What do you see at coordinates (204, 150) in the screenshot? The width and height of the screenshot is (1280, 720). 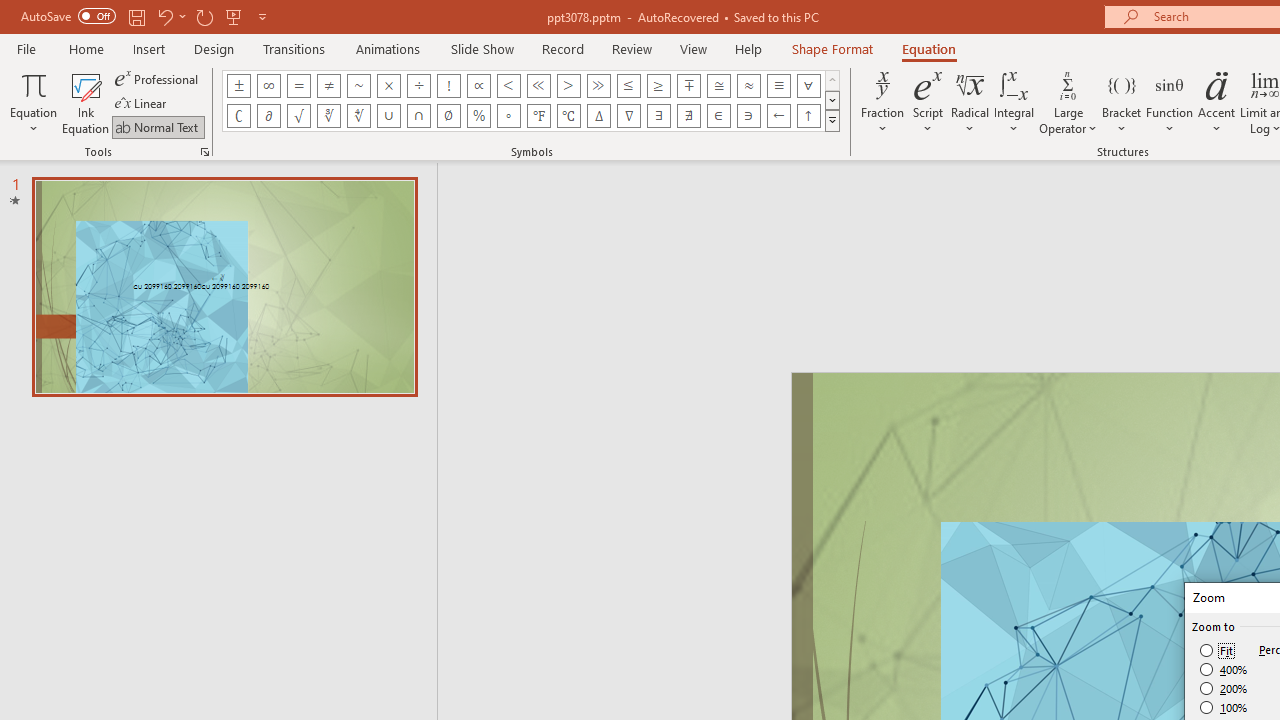 I see `'Equation Options...'` at bounding box center [204, 150].